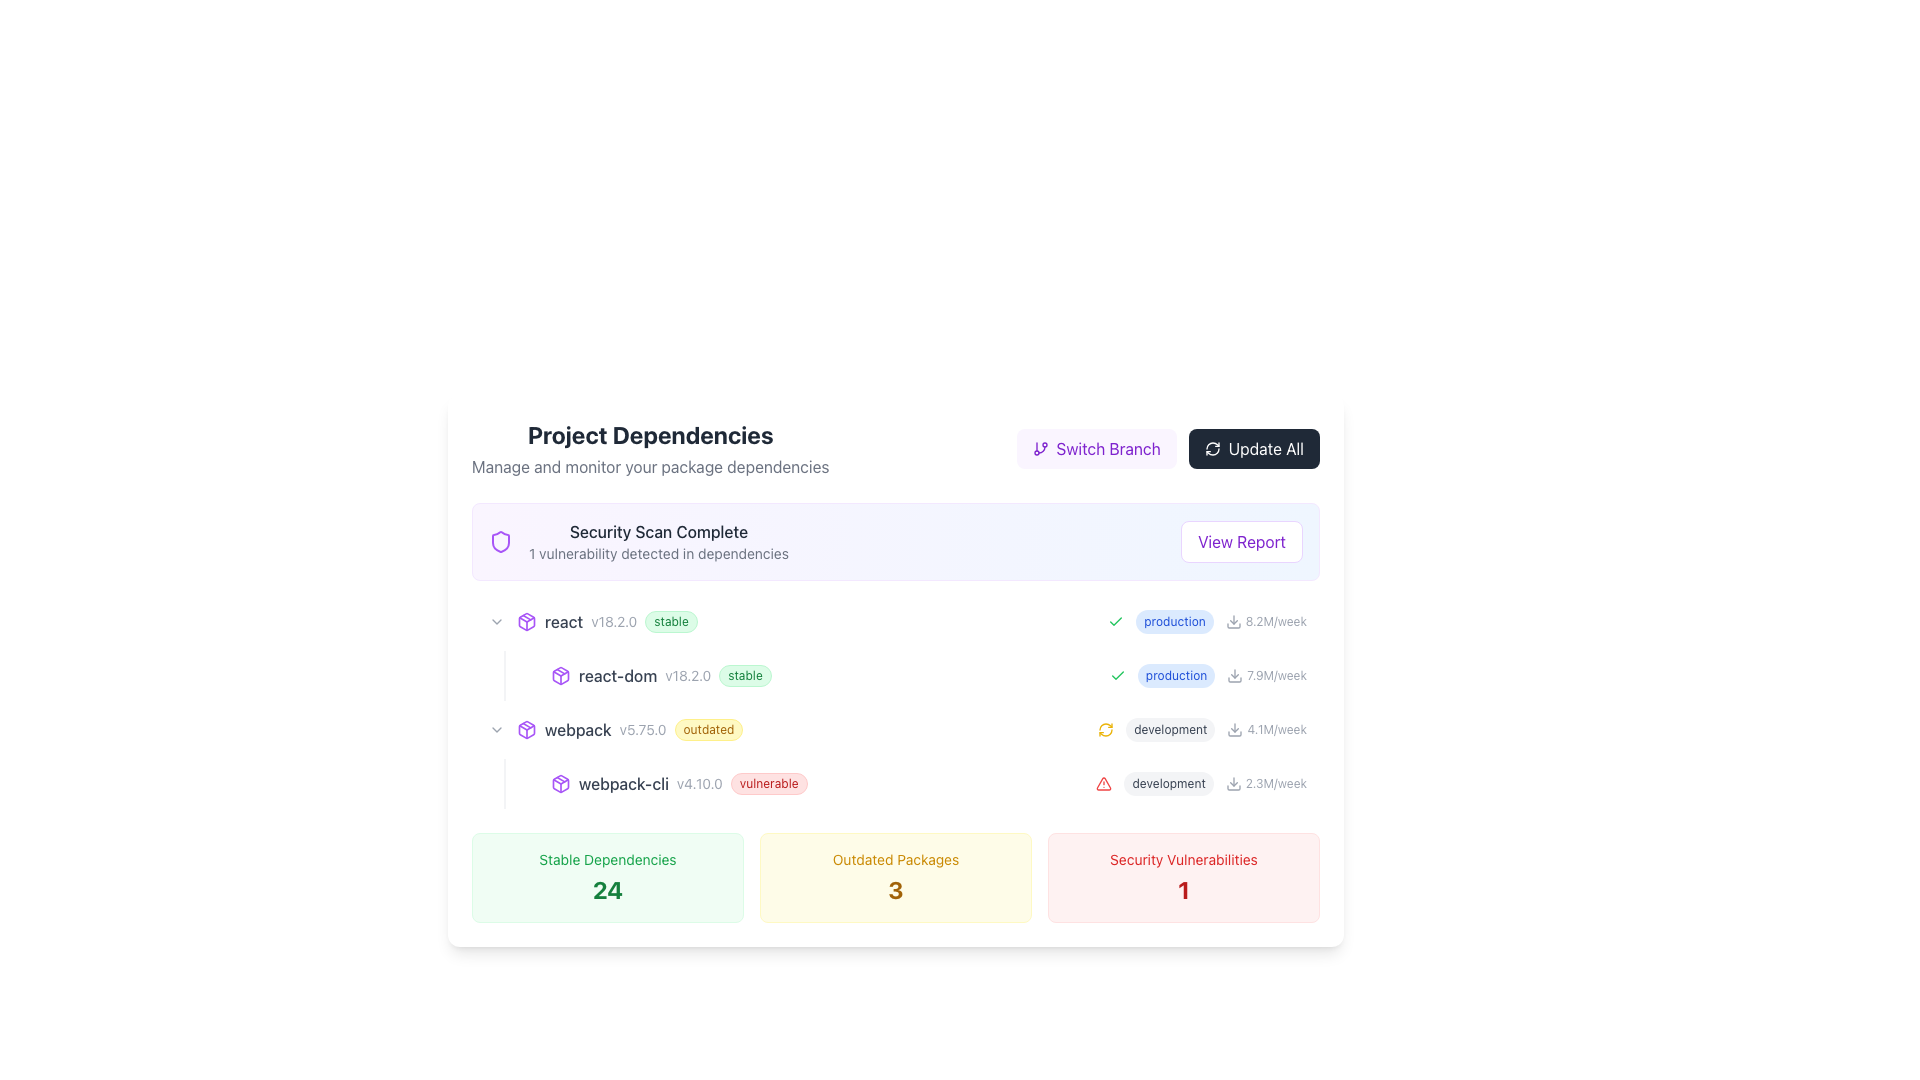 The width and height of the screenshot is (1920, 1080). What do you see at coordinates (527, 729) in the screenshot?
I see `the purple-stroked package icon located to the left of the 'webpack v5.75.0 outdated' label in the list of project dependencies` at bounding box center [527, 729].